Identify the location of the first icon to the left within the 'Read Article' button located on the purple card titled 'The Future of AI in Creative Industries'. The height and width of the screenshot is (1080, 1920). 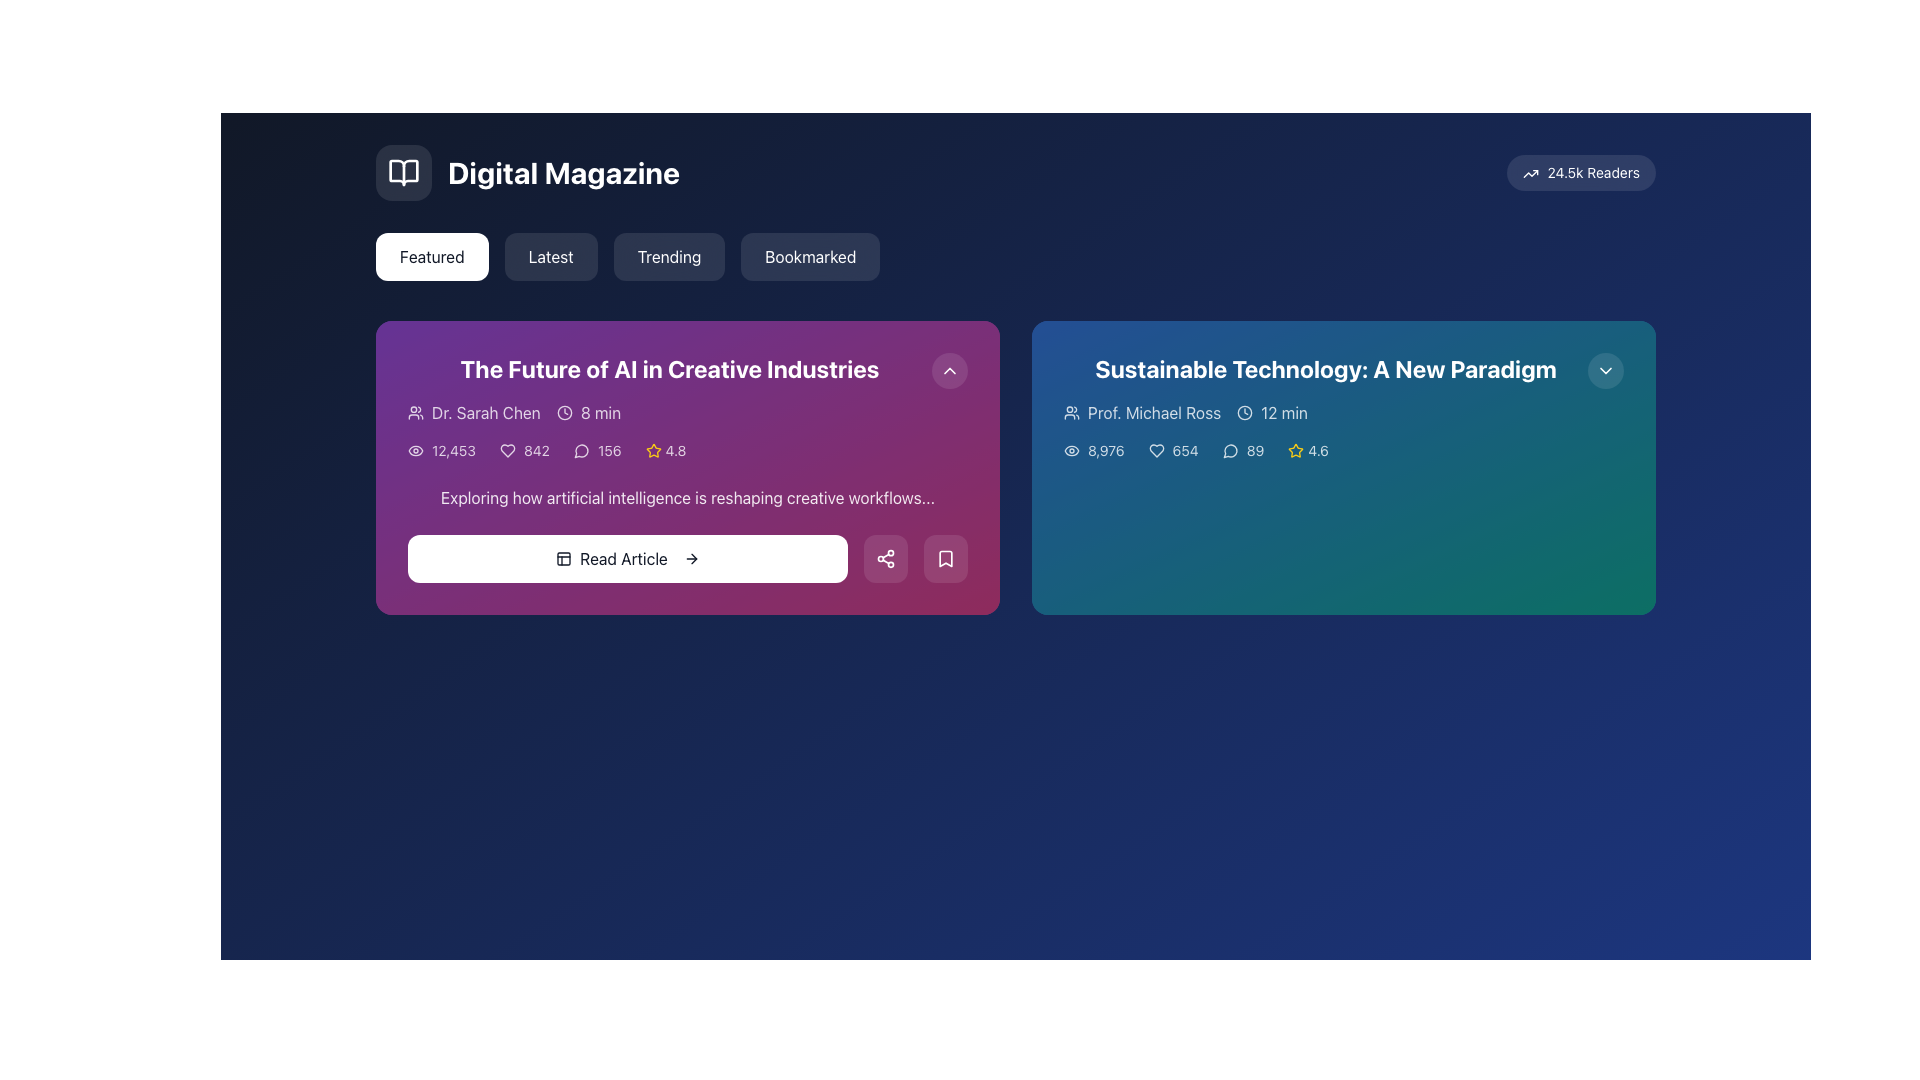
(563, 559).